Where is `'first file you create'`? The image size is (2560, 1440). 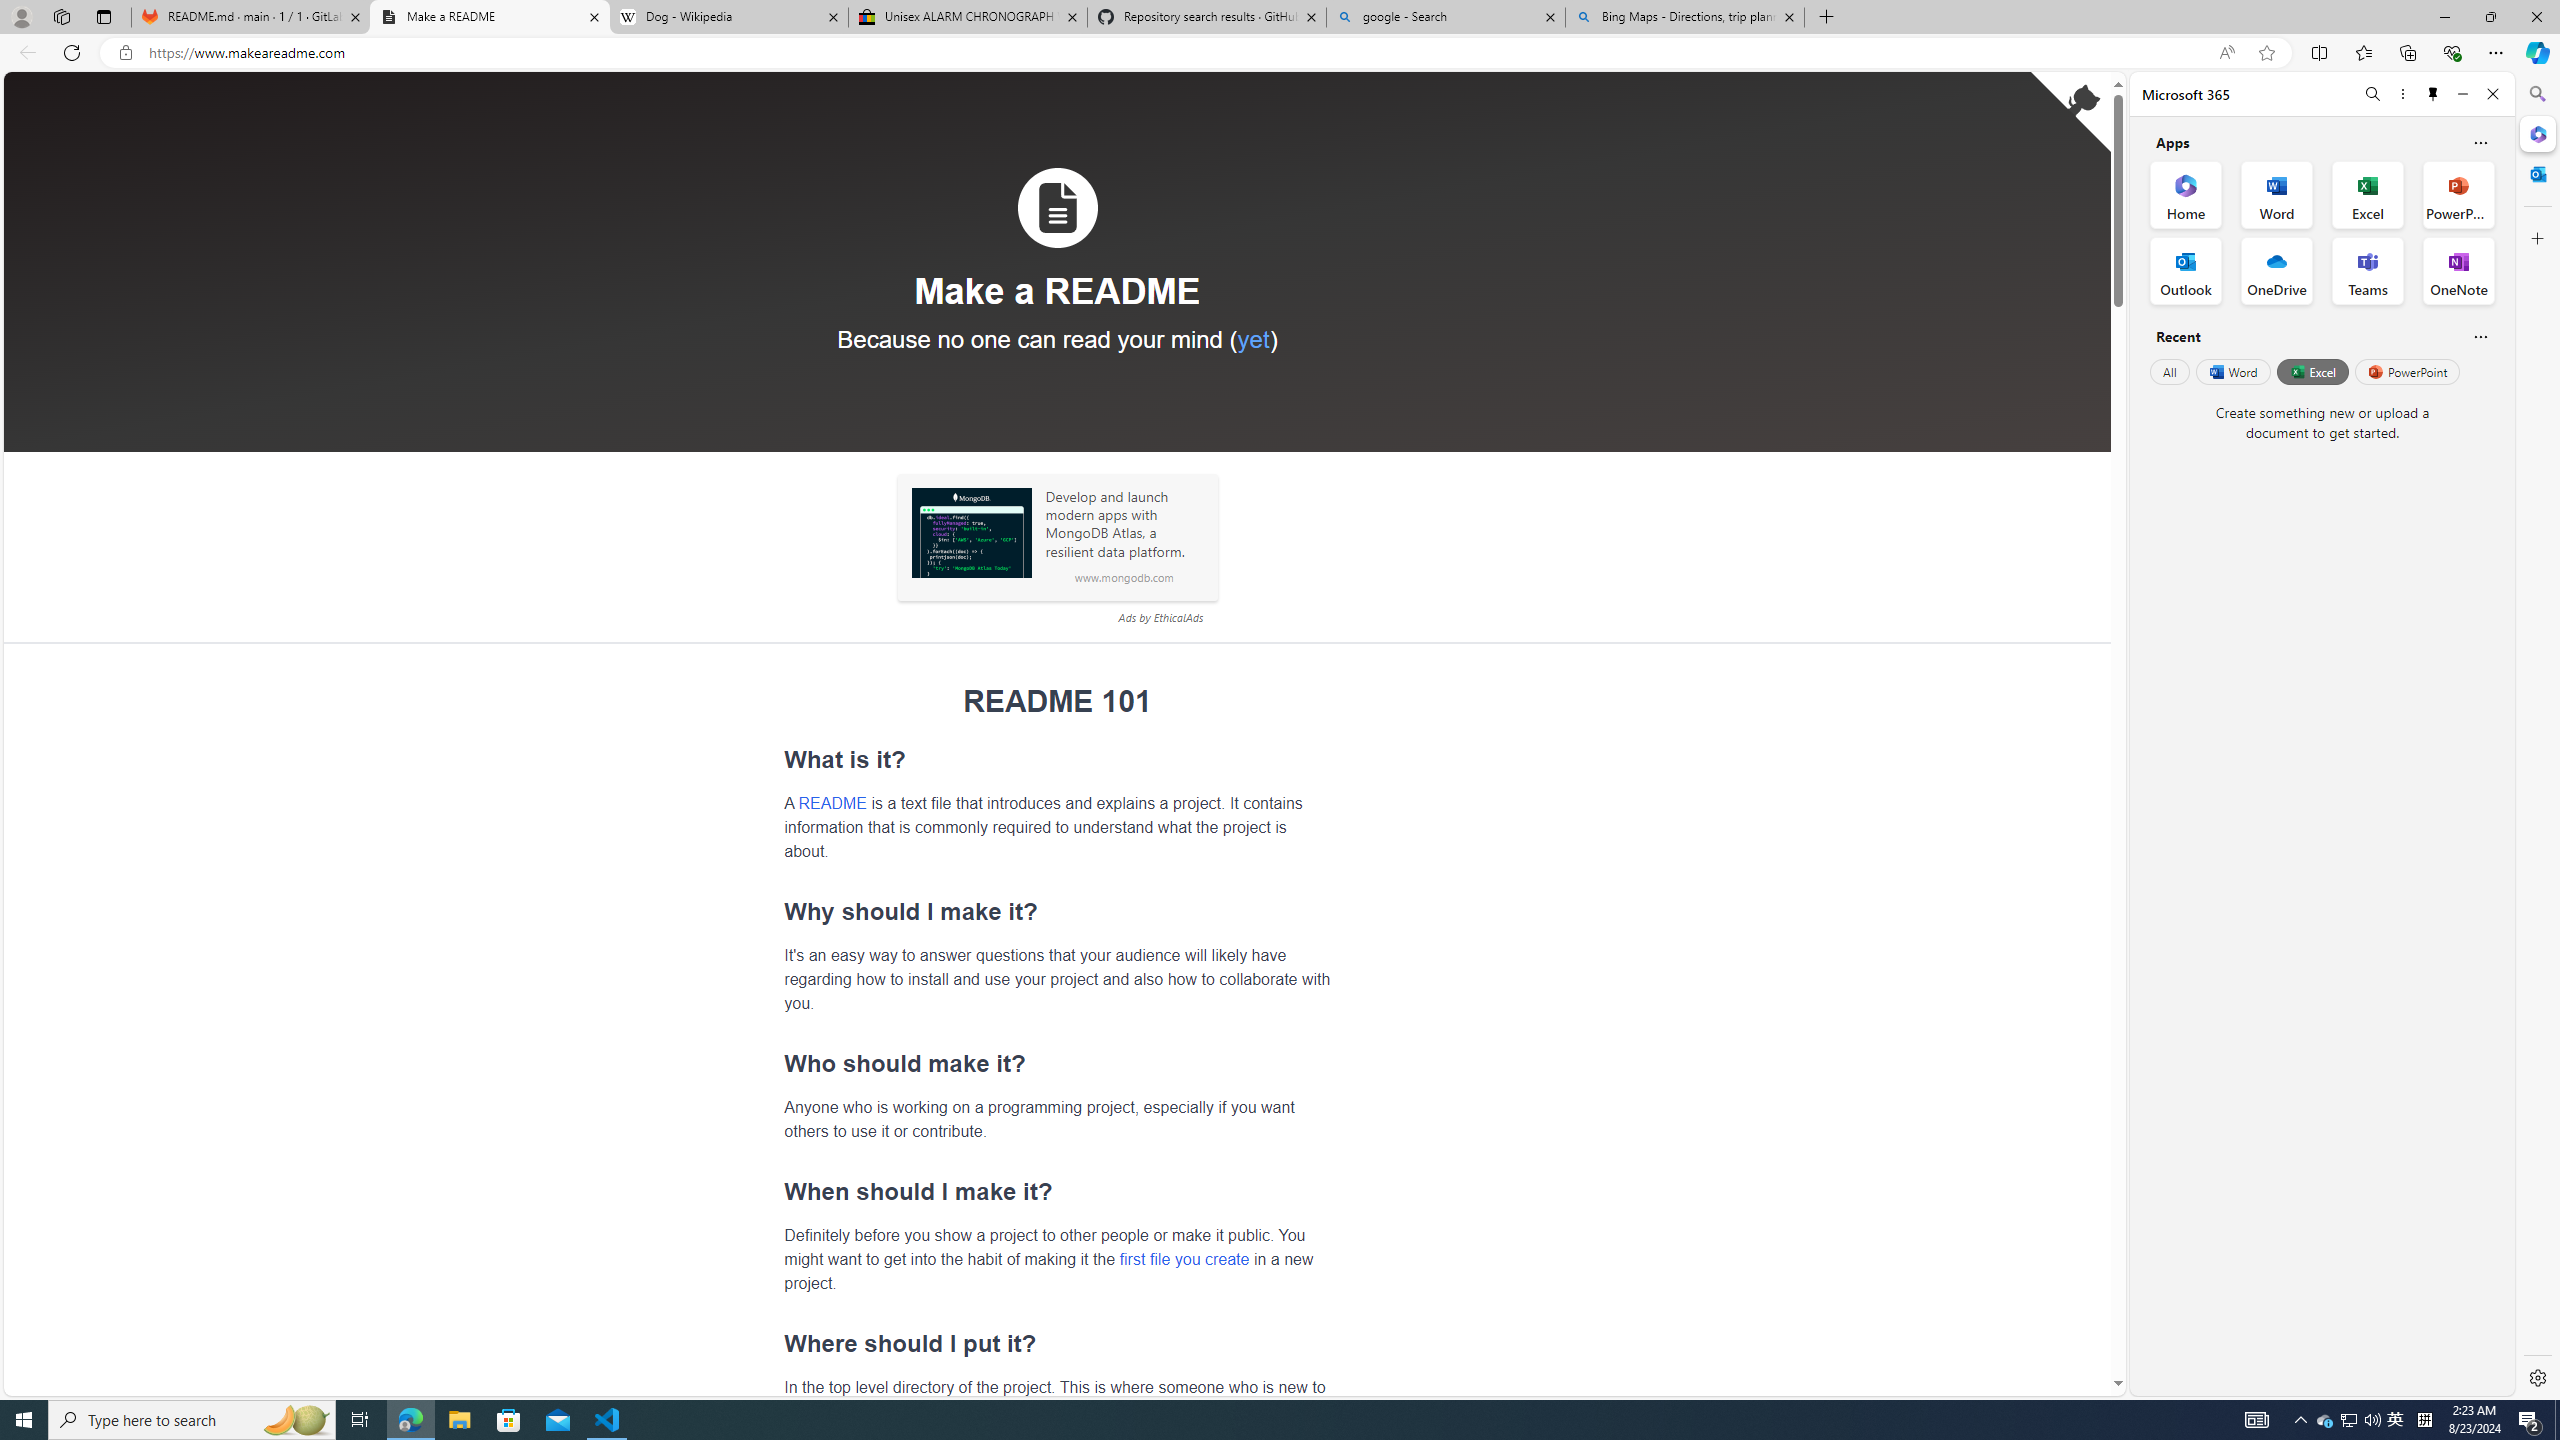
'first file you create' is located at coordinates (1183, 1259).